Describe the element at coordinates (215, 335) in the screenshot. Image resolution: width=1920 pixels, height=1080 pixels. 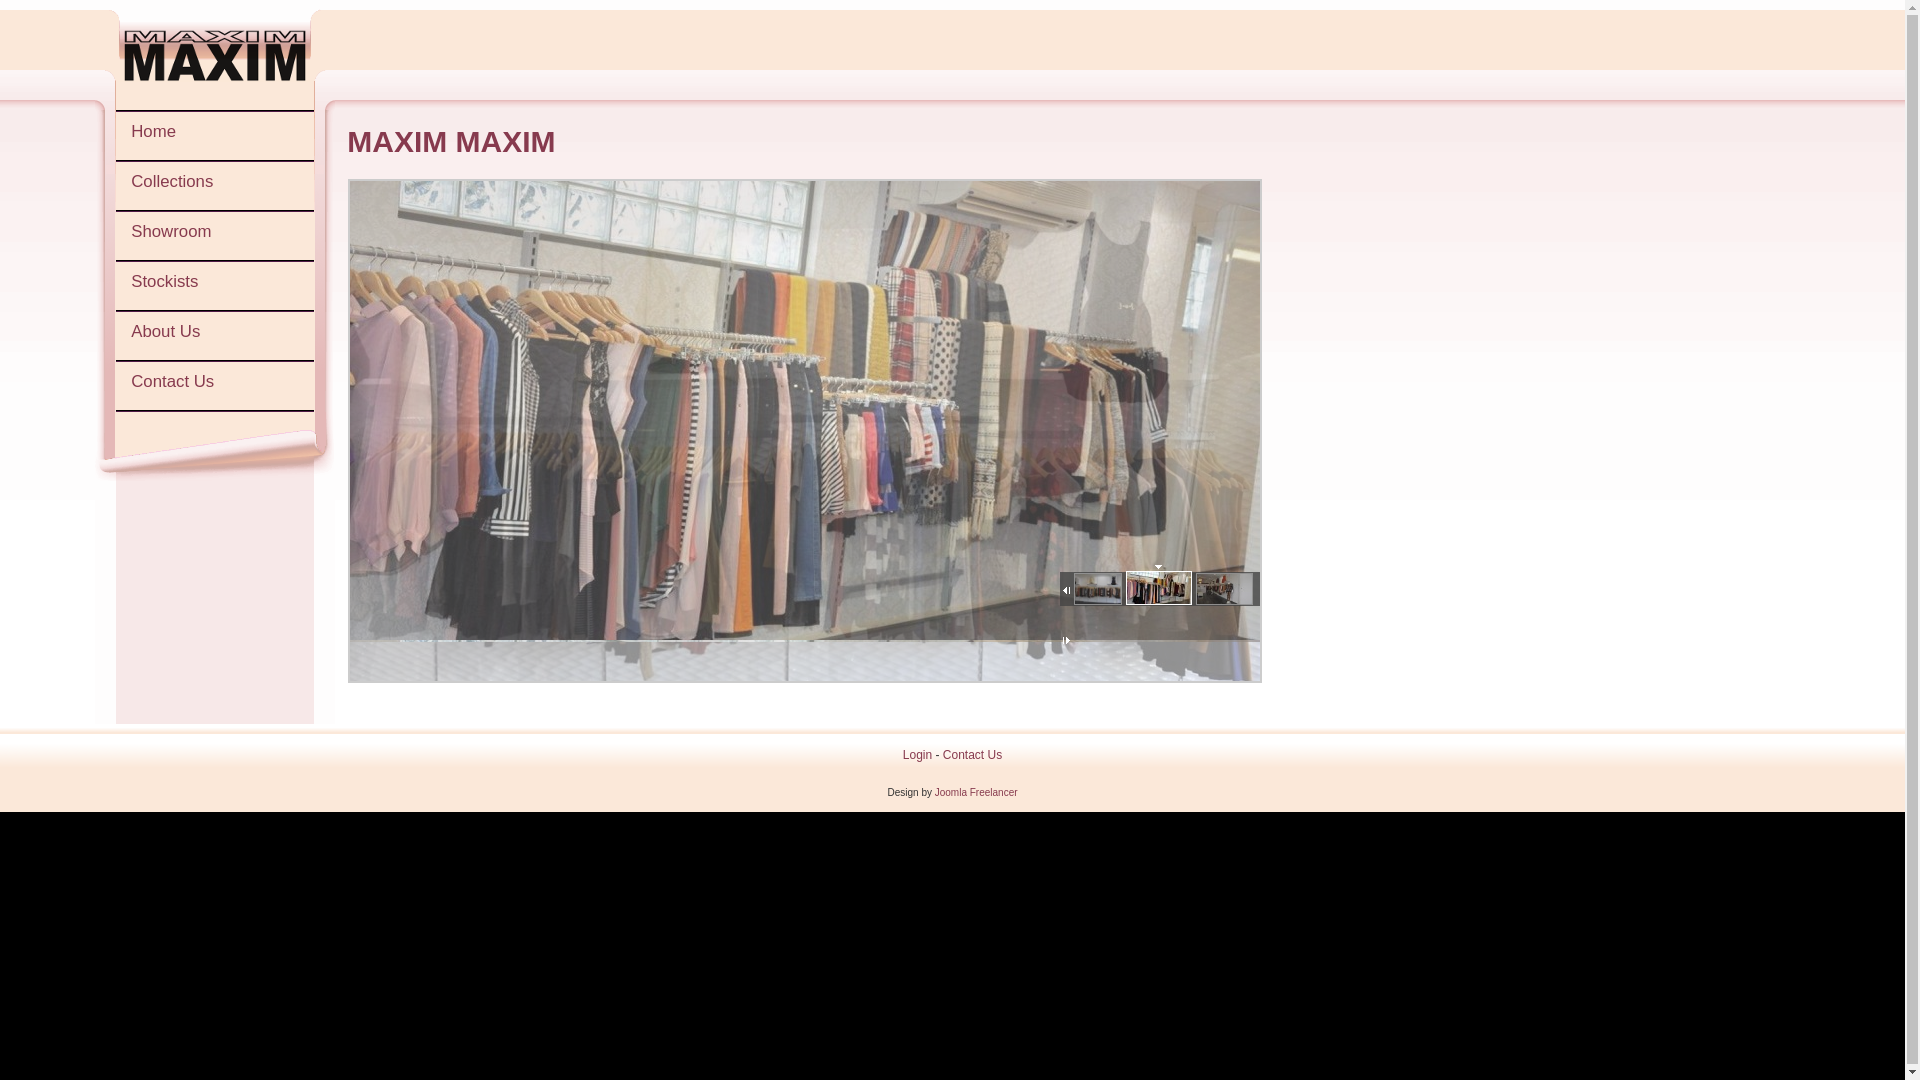
I see `'About Us'` at that location.